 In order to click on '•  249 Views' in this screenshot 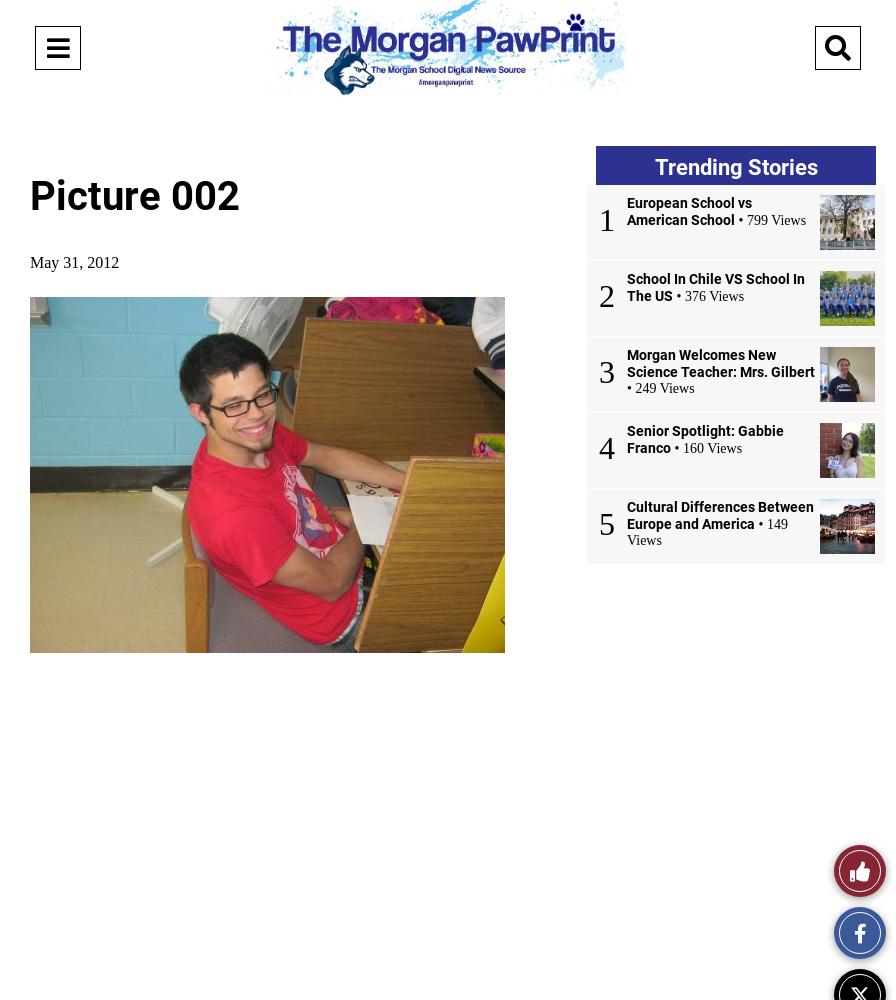, I will do `click(627, 388)`.